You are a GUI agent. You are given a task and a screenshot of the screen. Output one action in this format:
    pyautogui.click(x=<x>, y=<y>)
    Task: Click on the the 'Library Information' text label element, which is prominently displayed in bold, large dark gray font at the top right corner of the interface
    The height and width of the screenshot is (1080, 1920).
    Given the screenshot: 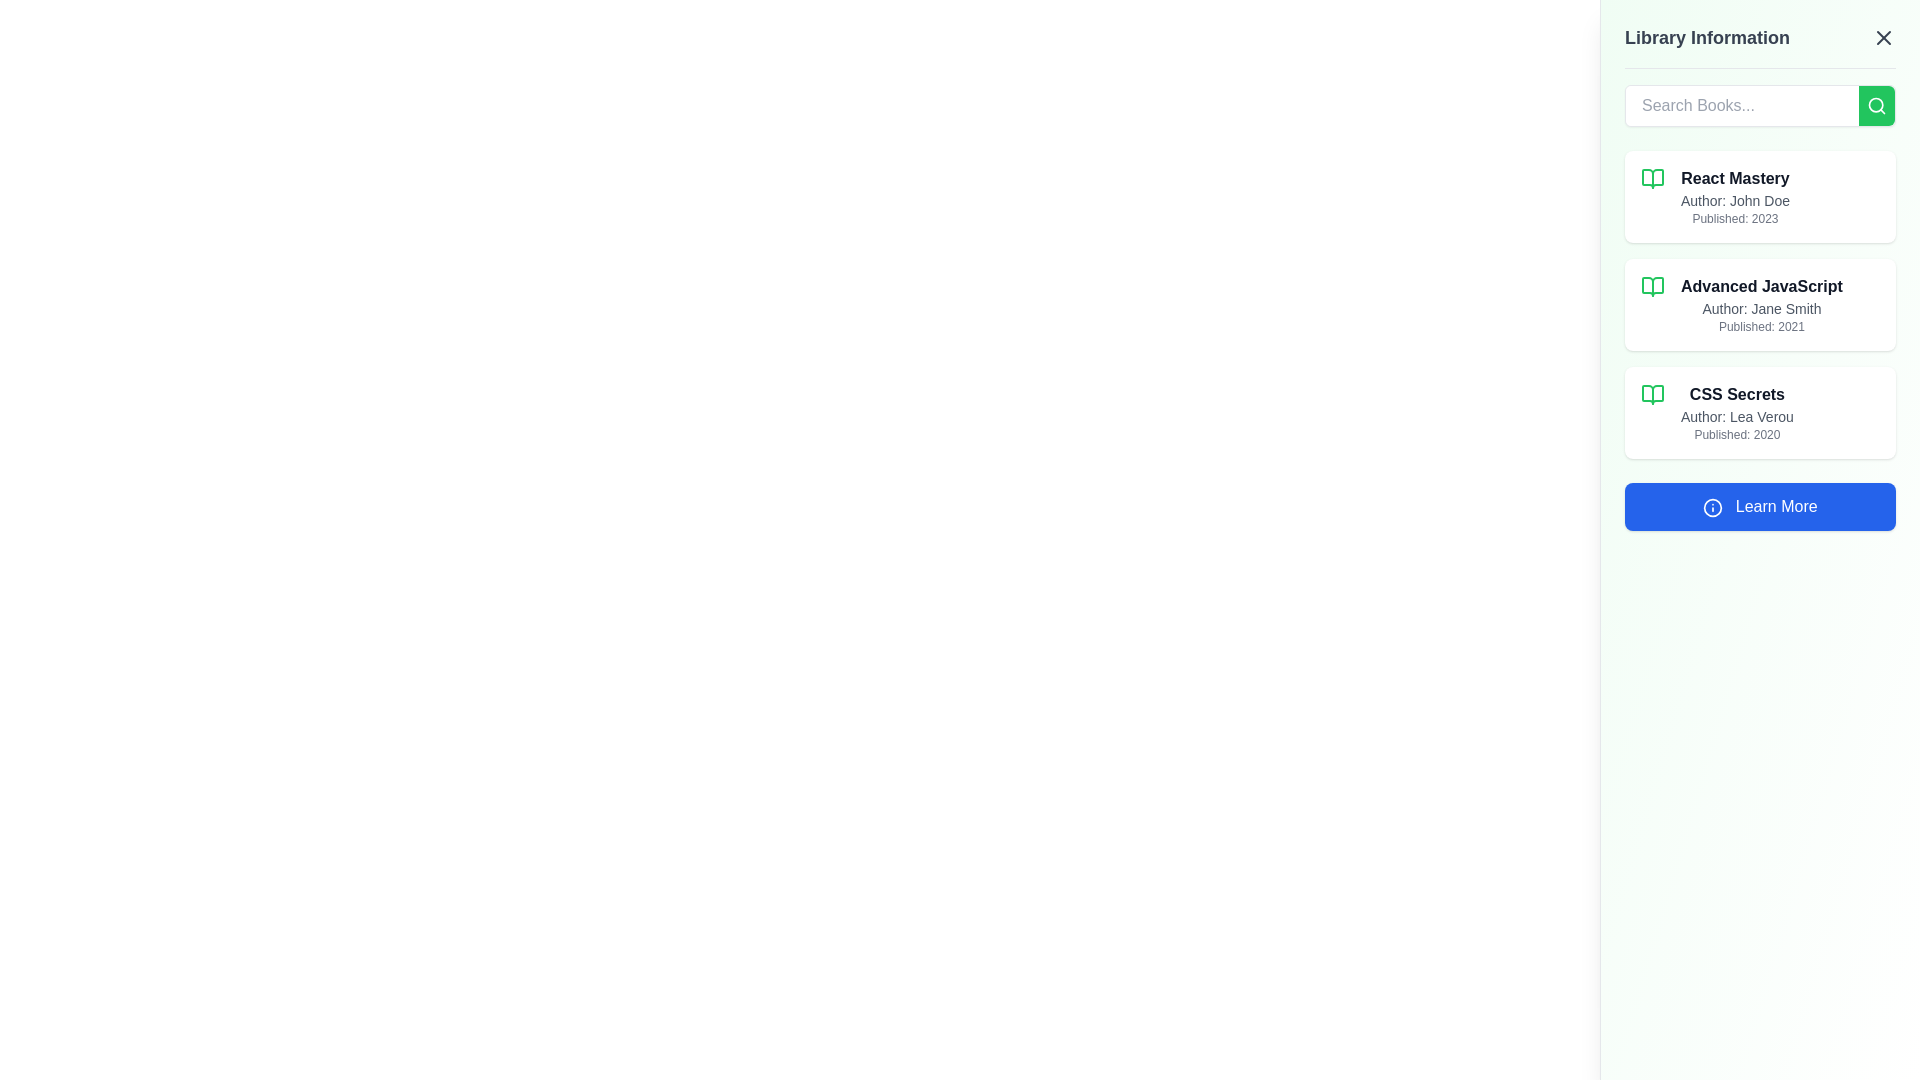 What is the action you would take?
    pyautogui.click(x=1706, y=38)
    